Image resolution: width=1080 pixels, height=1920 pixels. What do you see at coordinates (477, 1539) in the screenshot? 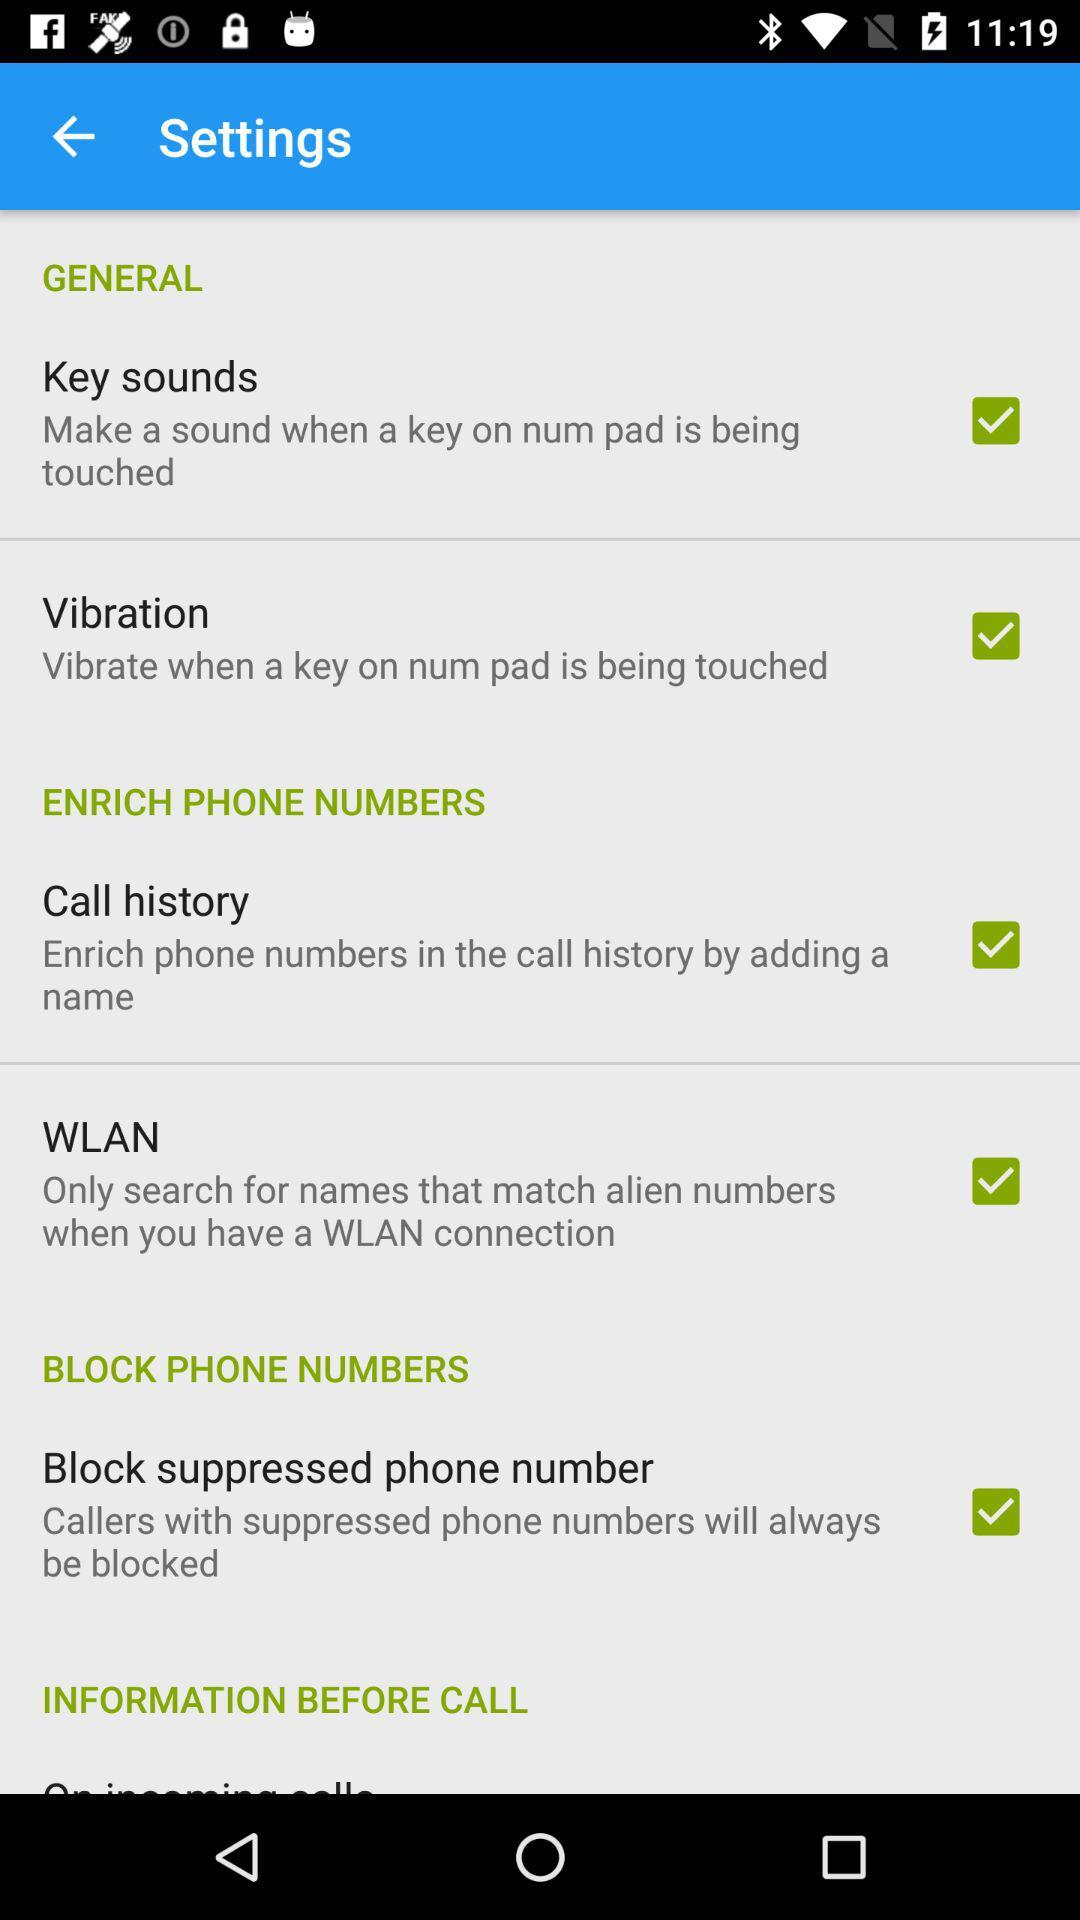
I see `icon below the block suppressed phone item` at bounding box center [477, 1539].